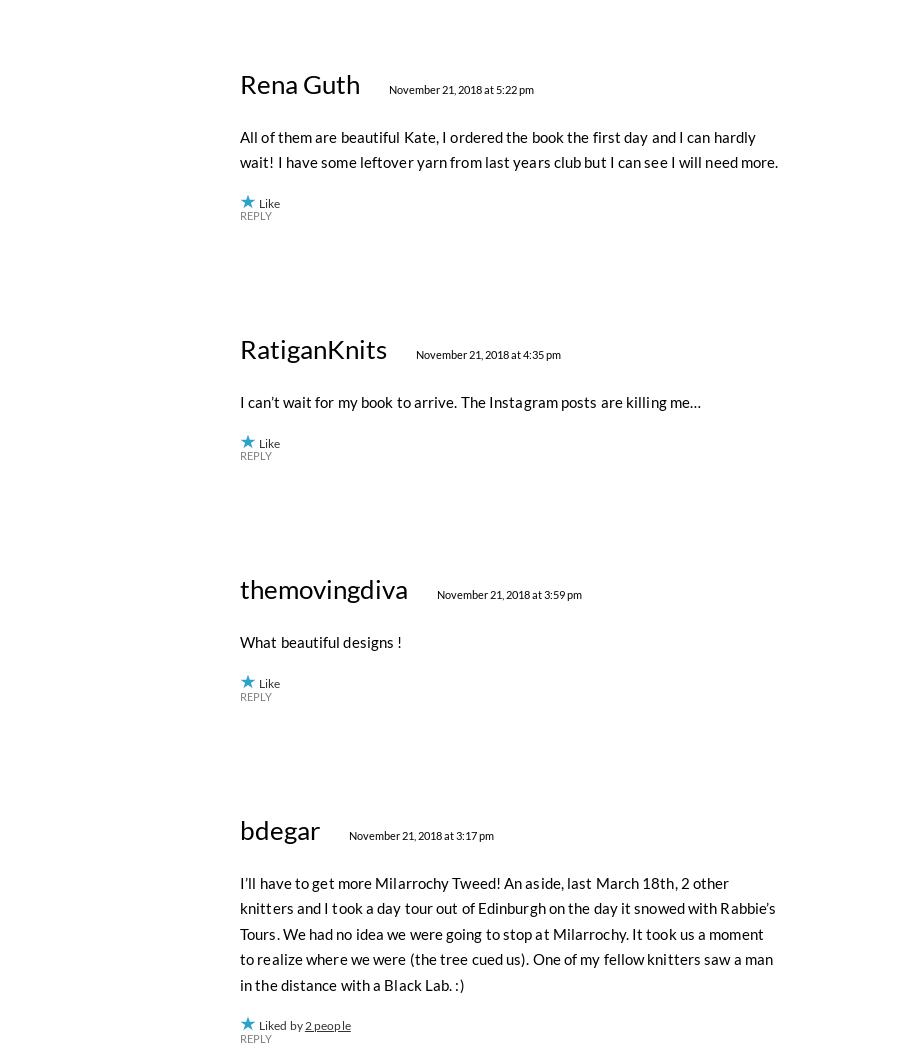 The width and height of the screenshot is (900, 1049). I want to click on 'All of them are beautiful Kate, I ordered the book the first day and I can hardly wait! I have some leftover yarn from last years club but I can see I will need more.', so click(508, 587).